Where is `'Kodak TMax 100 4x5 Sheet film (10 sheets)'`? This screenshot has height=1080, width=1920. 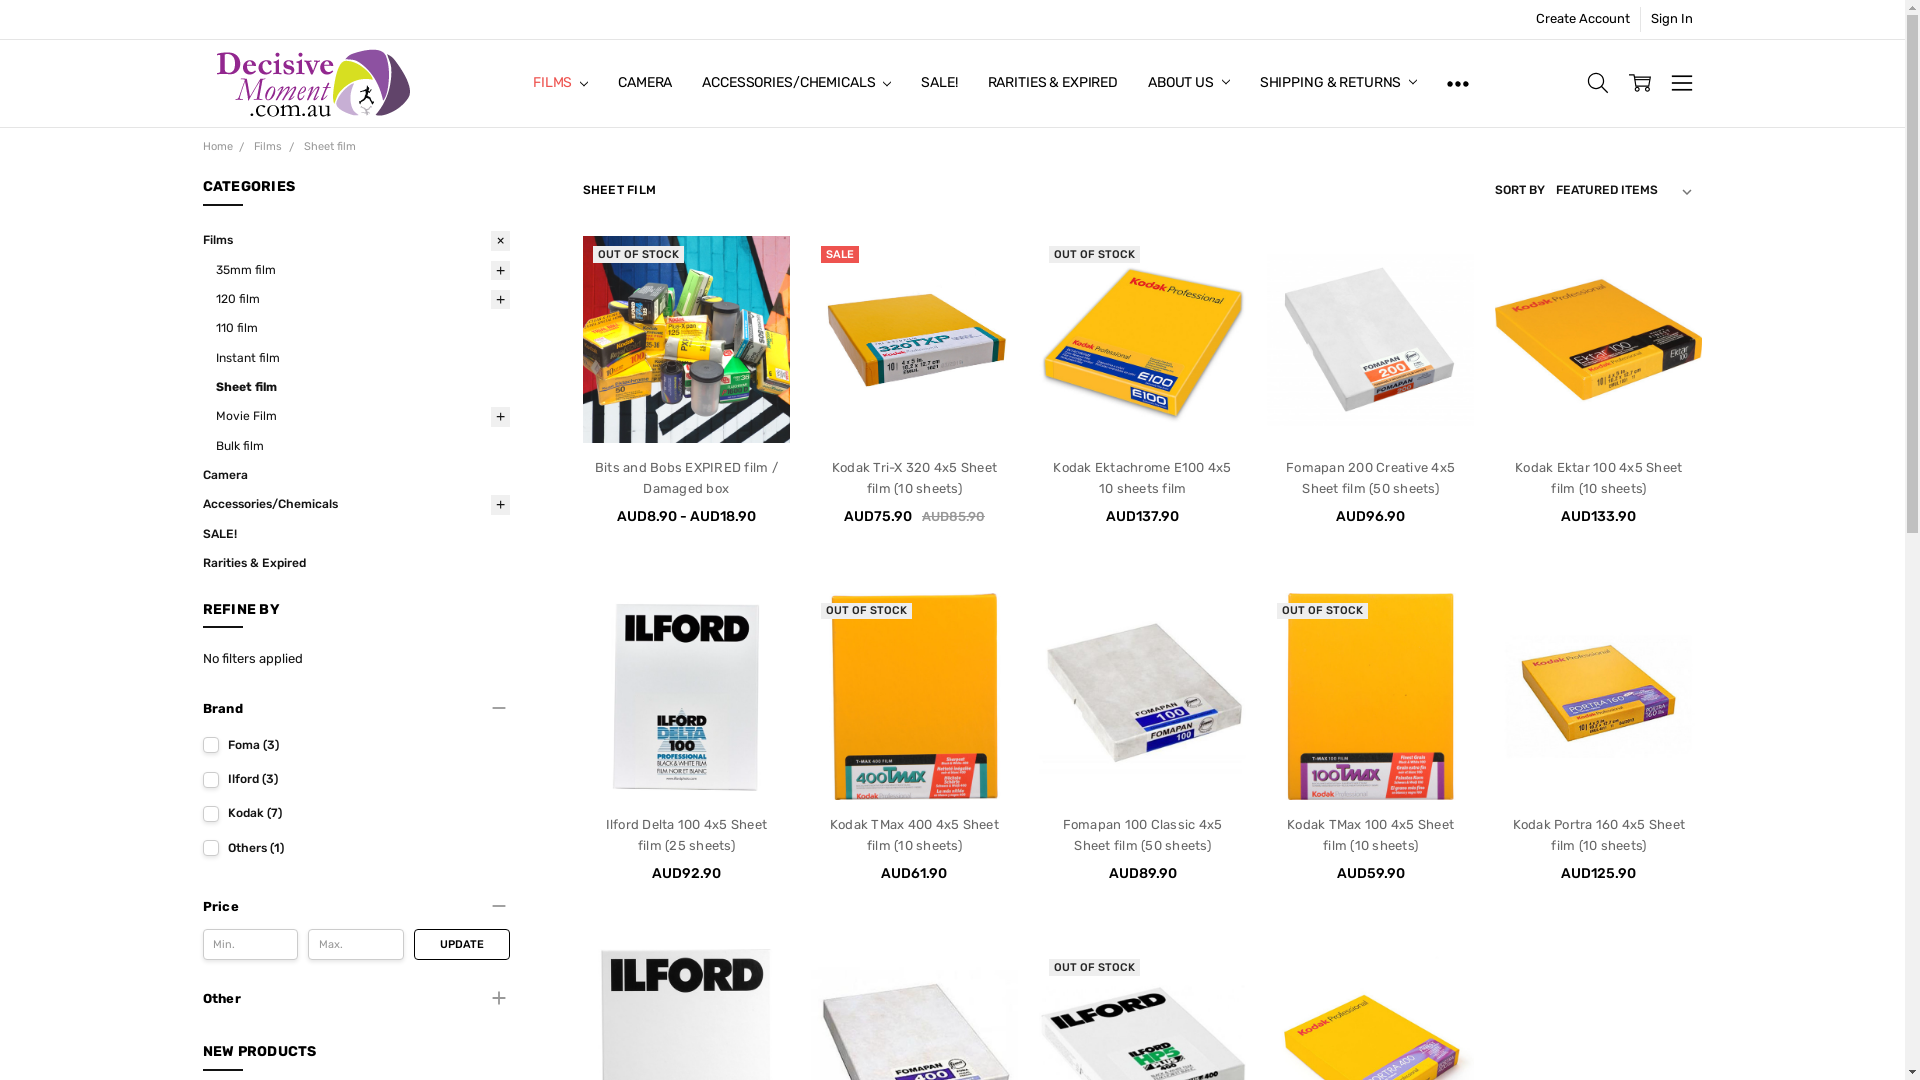
'Kodak TMax 100 4x5 Sheet film (10 sheets)' is located at coordinates (1369, 695).